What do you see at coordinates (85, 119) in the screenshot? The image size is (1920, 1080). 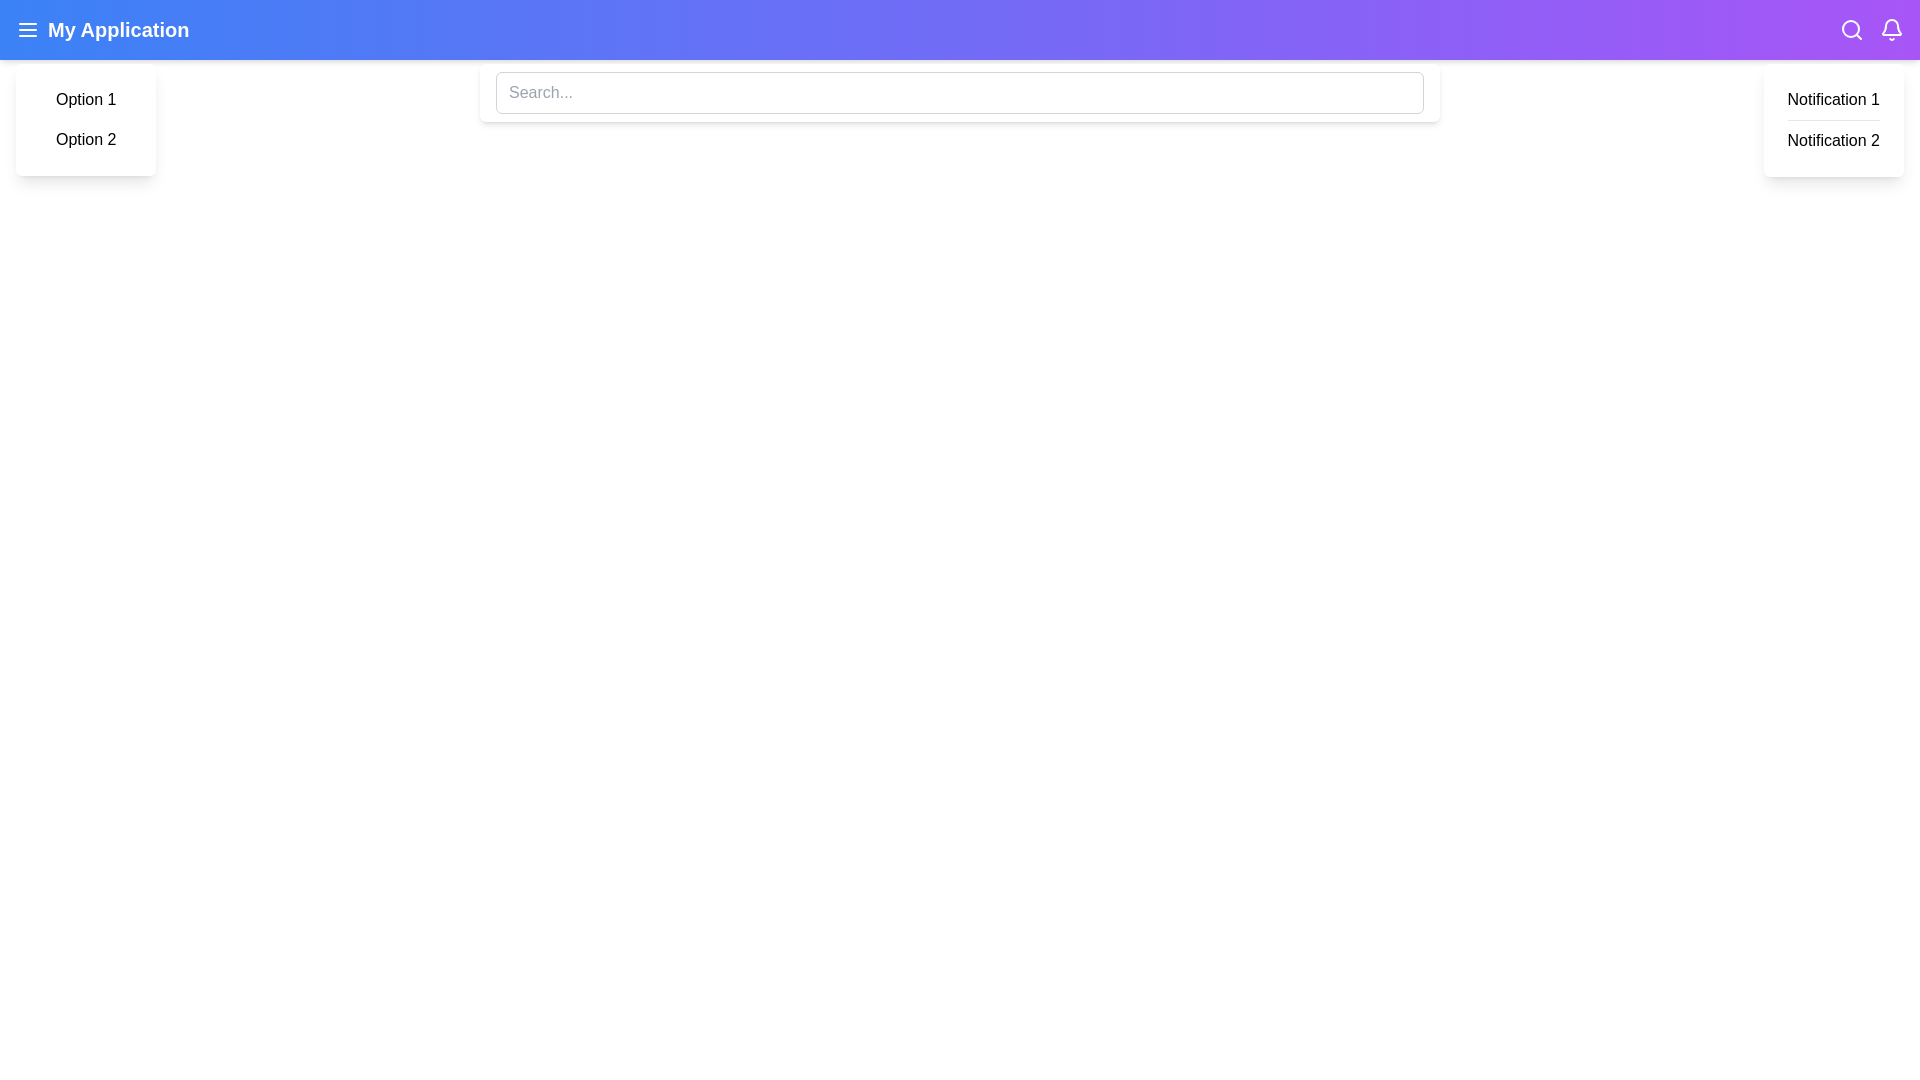 I see `the list item group containing 'Option 1' and 'Option 2'` at bounding box center [85, 119].